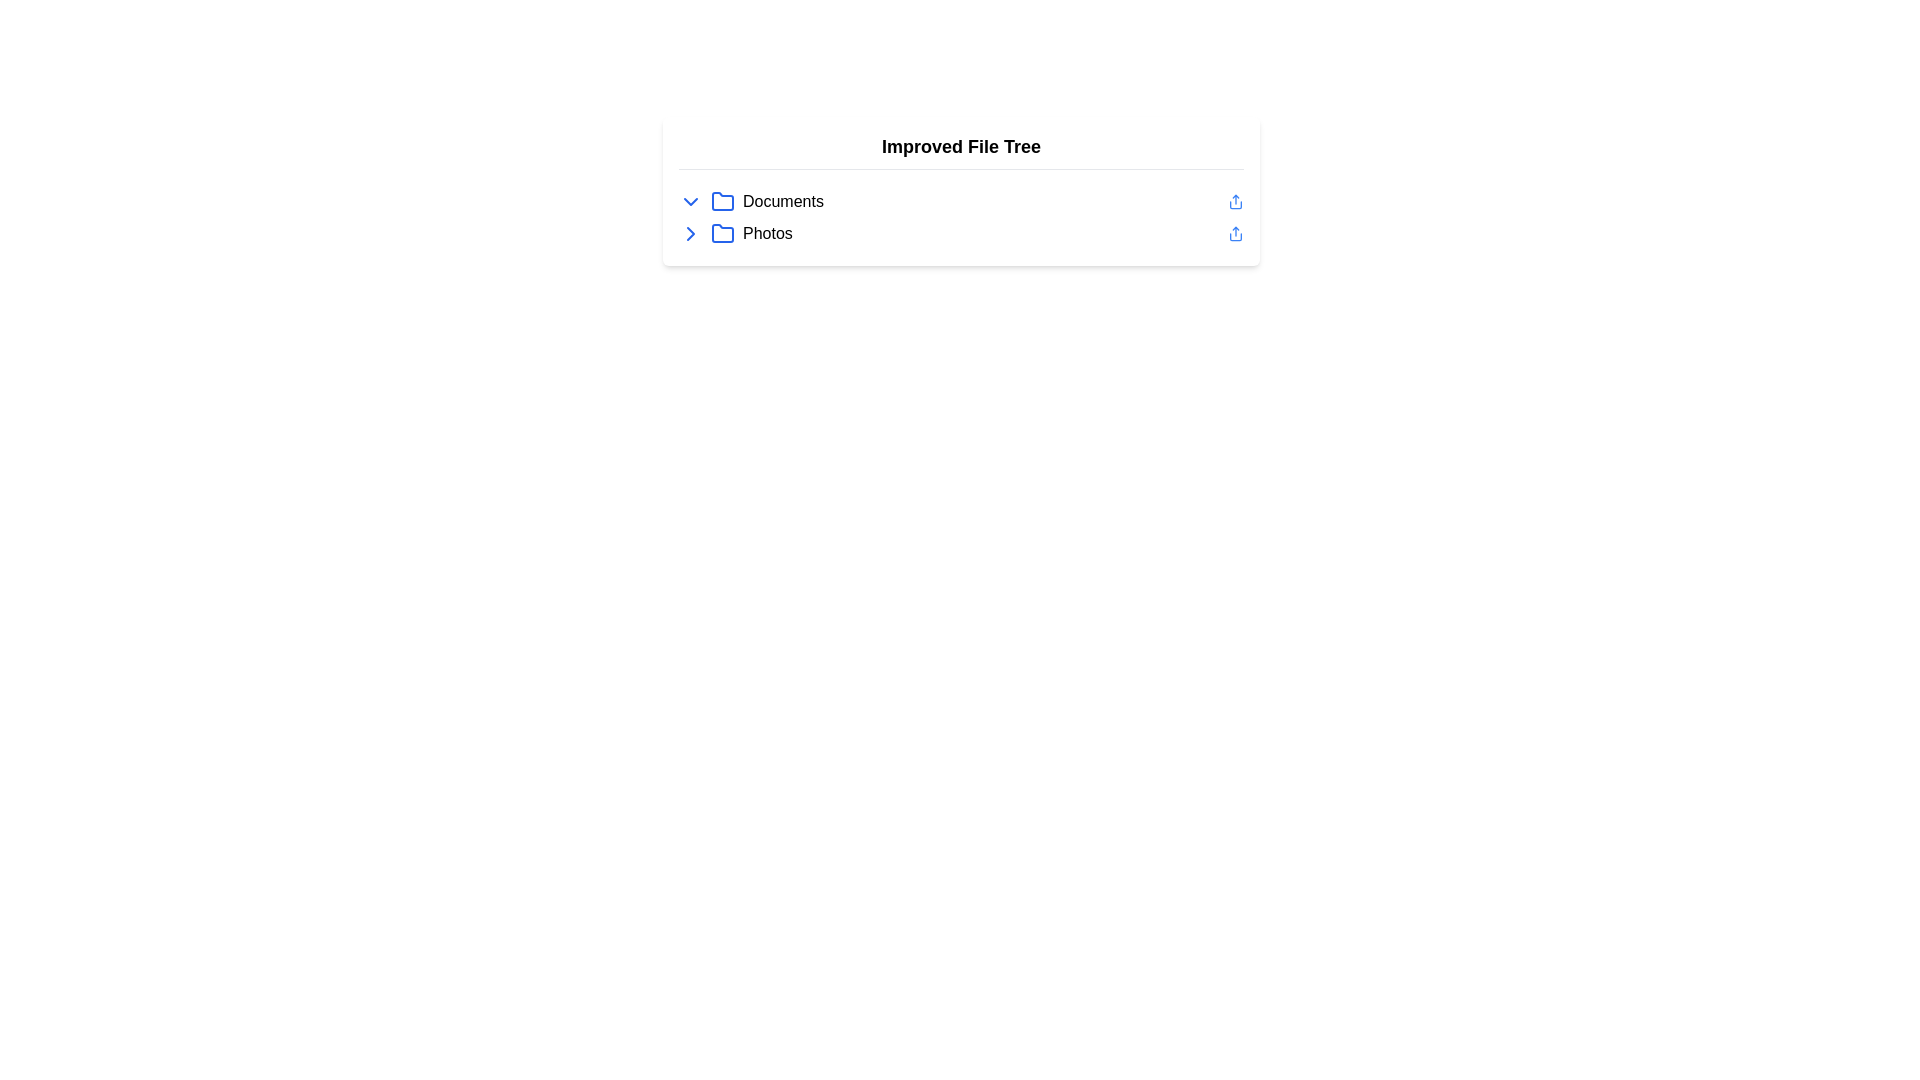 This screenshot has width=1920, height=1080. I want to click on the blue folder icon representing the 'Photos' entry in the file tree structure, so click(722, 233).